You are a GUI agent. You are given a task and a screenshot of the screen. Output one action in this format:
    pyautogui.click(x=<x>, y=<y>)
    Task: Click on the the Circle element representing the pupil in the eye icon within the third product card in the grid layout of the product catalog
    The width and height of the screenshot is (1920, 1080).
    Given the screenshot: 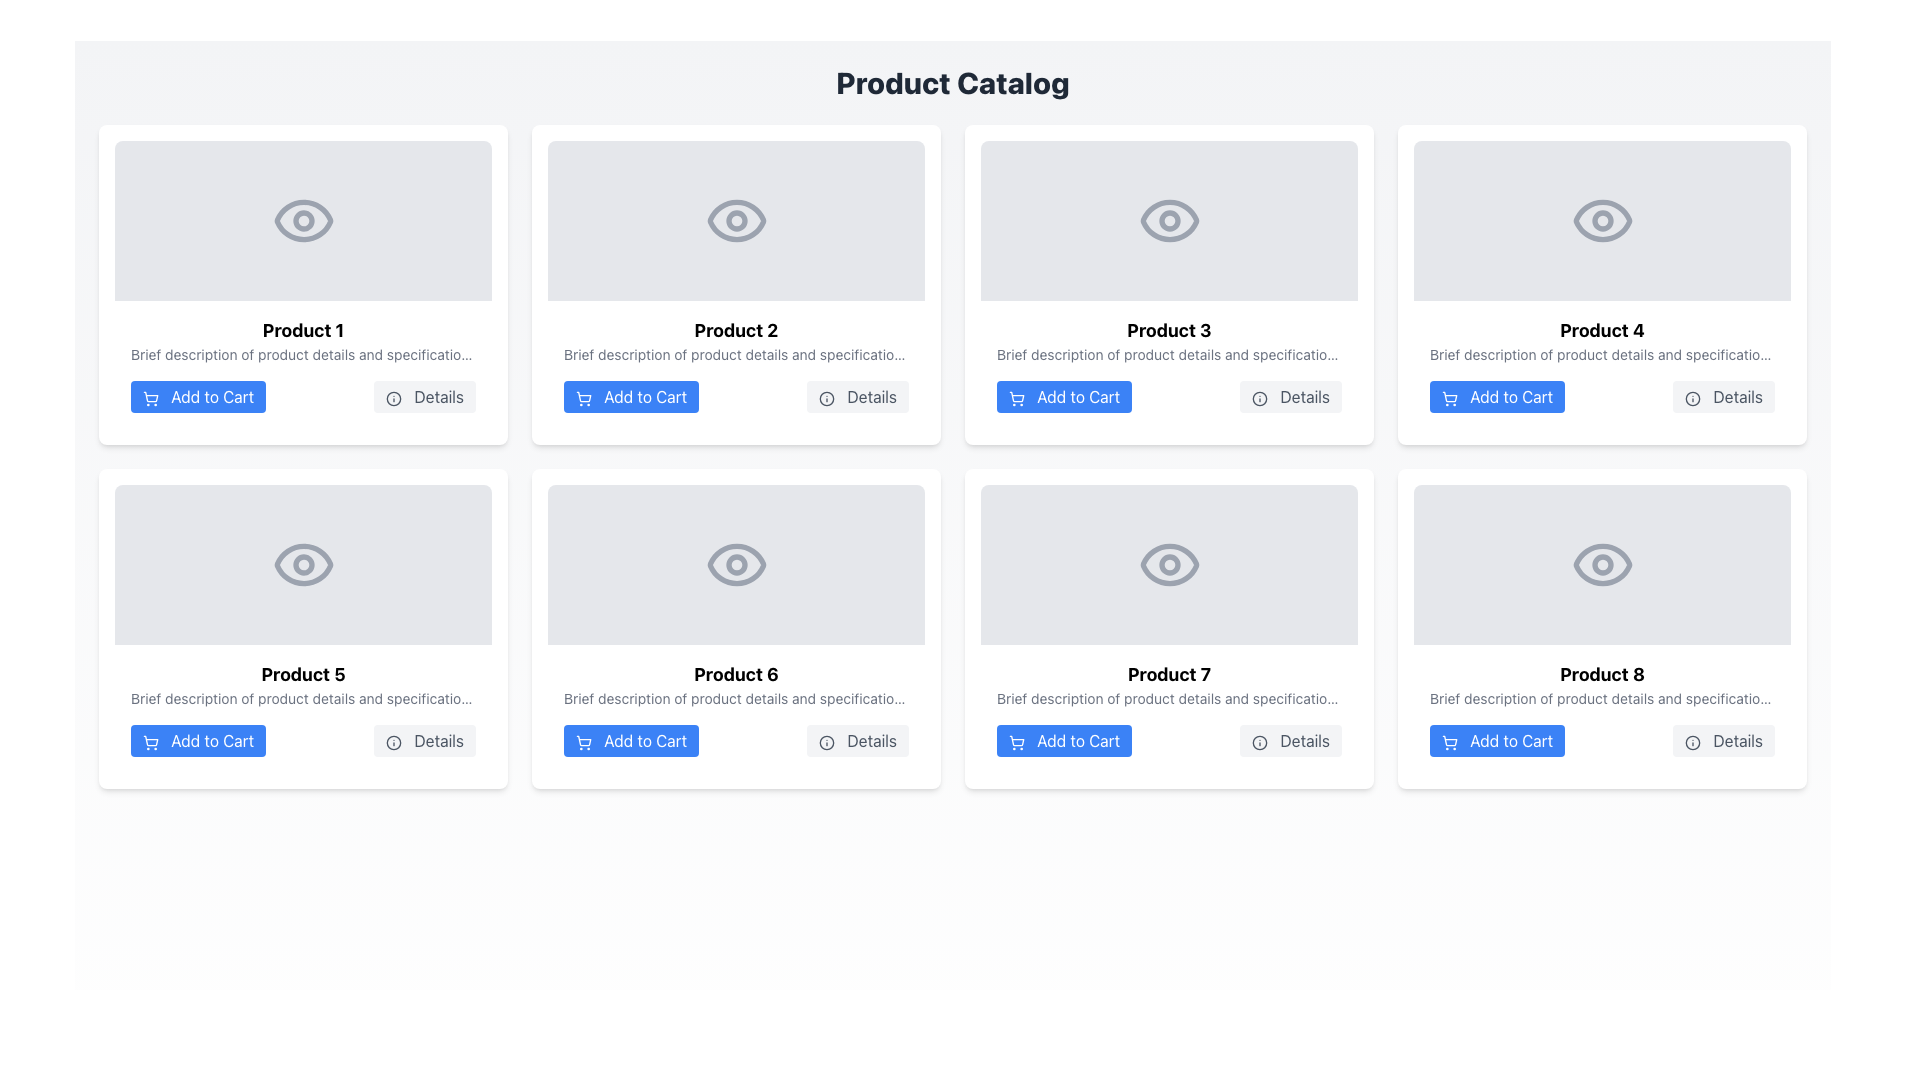 What is the action you would take?
    pyautogui.click(x=1169, y=220)
    